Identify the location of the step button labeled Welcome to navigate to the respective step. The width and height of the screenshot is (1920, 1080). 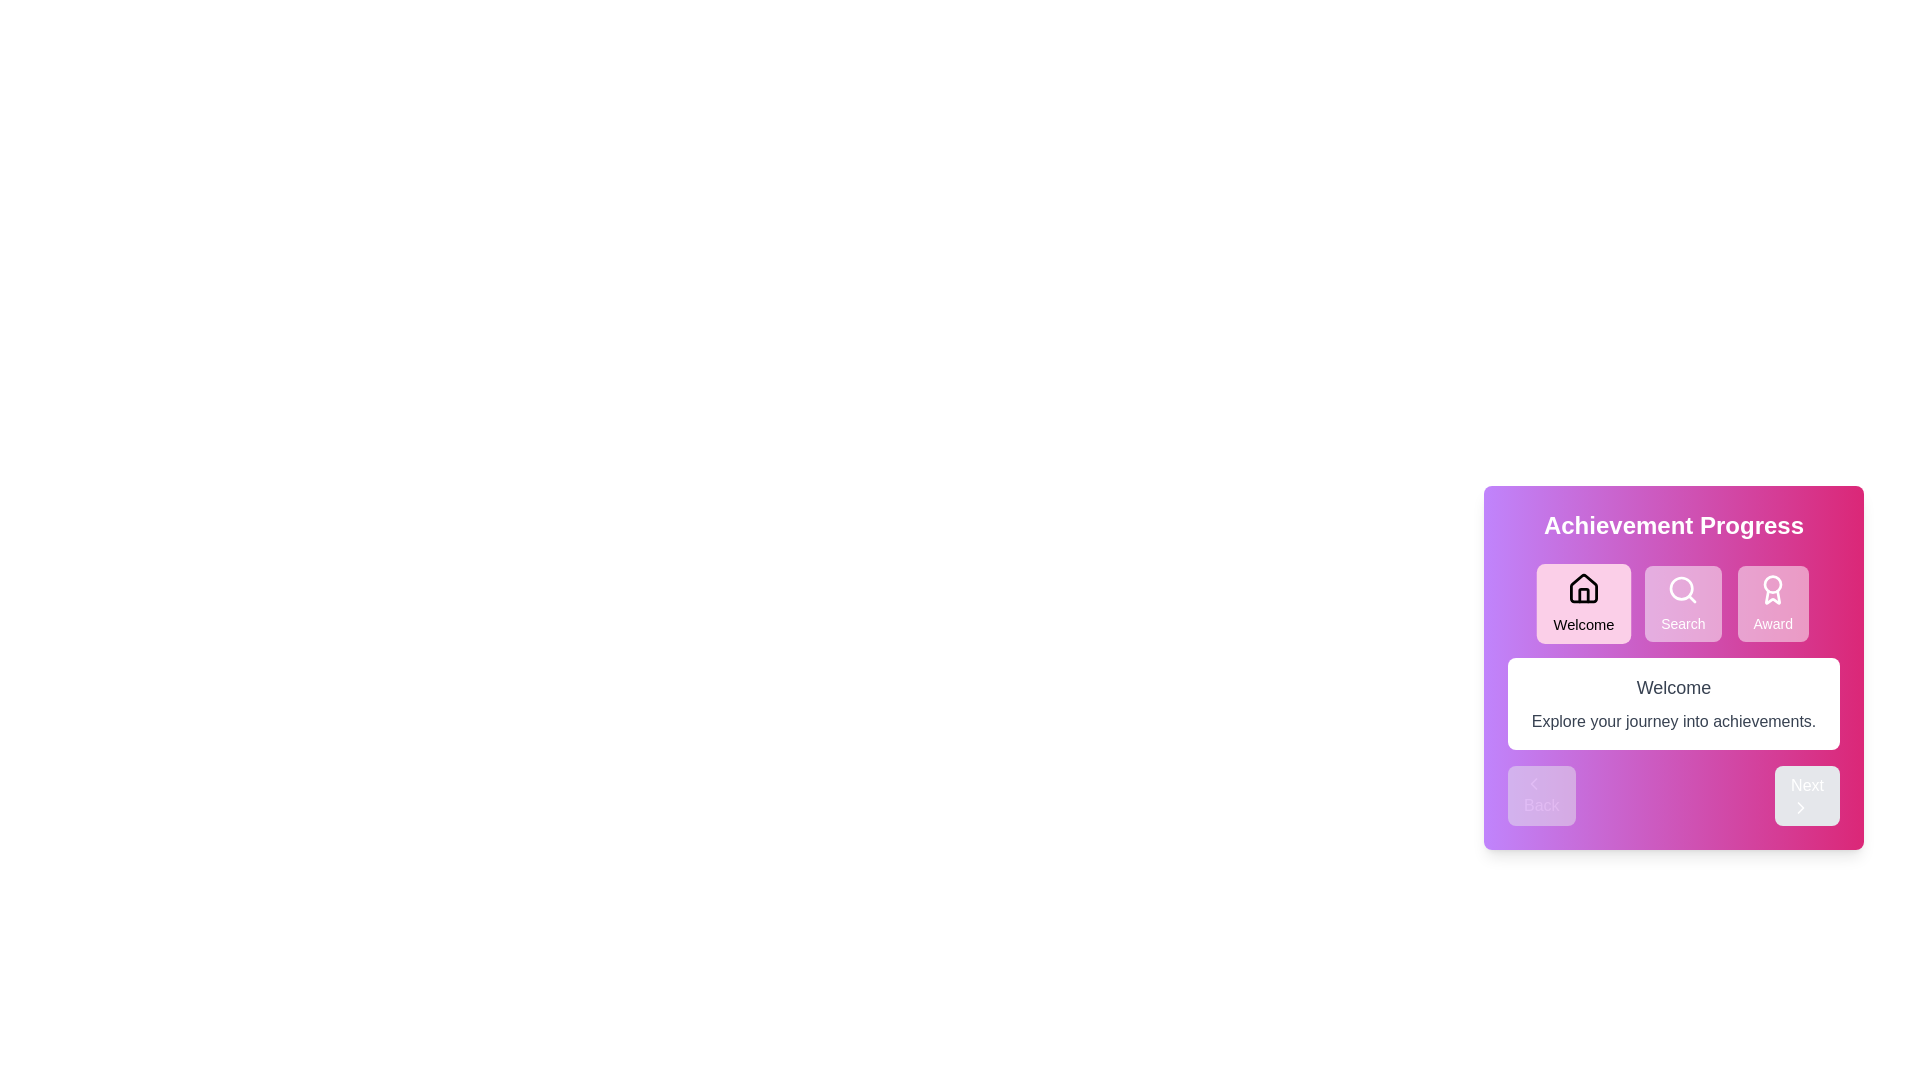
(1583, 603).